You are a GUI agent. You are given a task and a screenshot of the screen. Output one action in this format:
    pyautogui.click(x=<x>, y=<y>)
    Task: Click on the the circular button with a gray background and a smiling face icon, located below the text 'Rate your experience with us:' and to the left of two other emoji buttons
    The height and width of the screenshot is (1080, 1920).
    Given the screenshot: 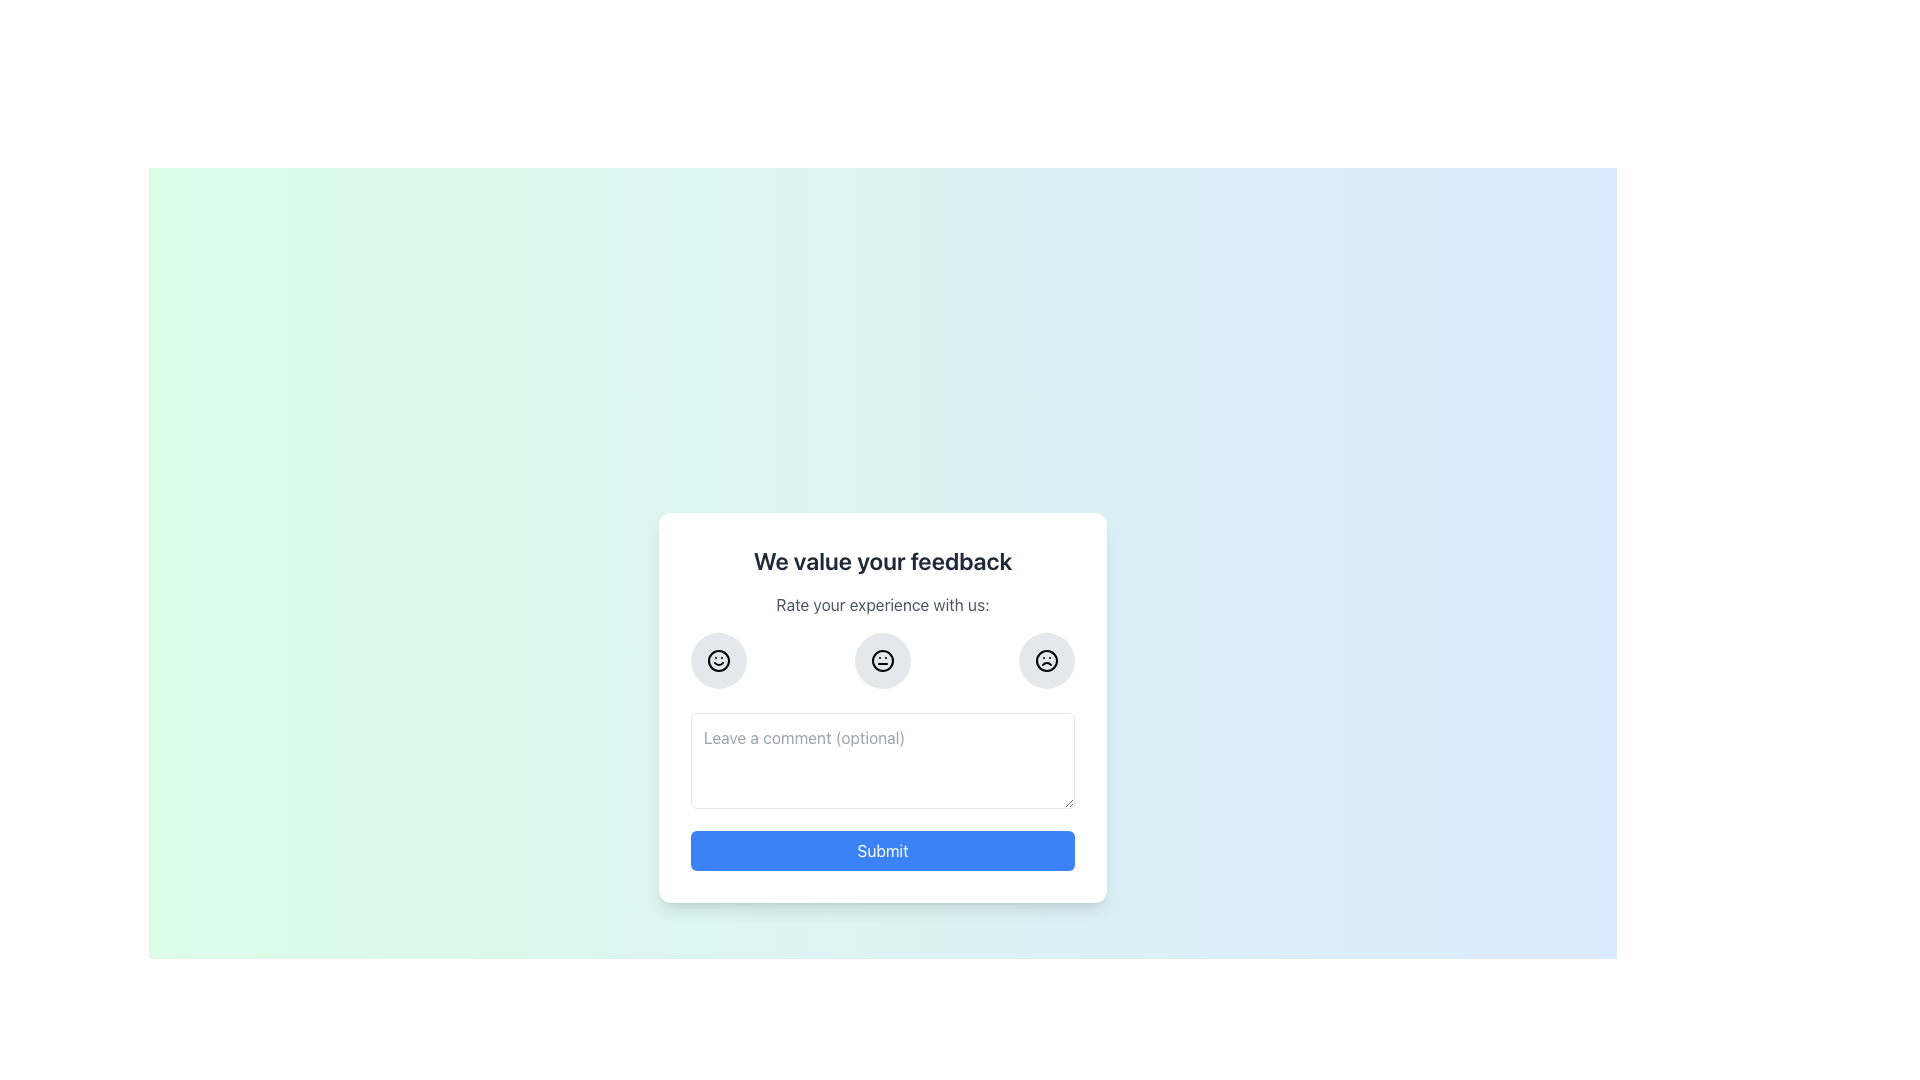 What is the action you would take?
    pyautogui.click(x=719, y=660)
    